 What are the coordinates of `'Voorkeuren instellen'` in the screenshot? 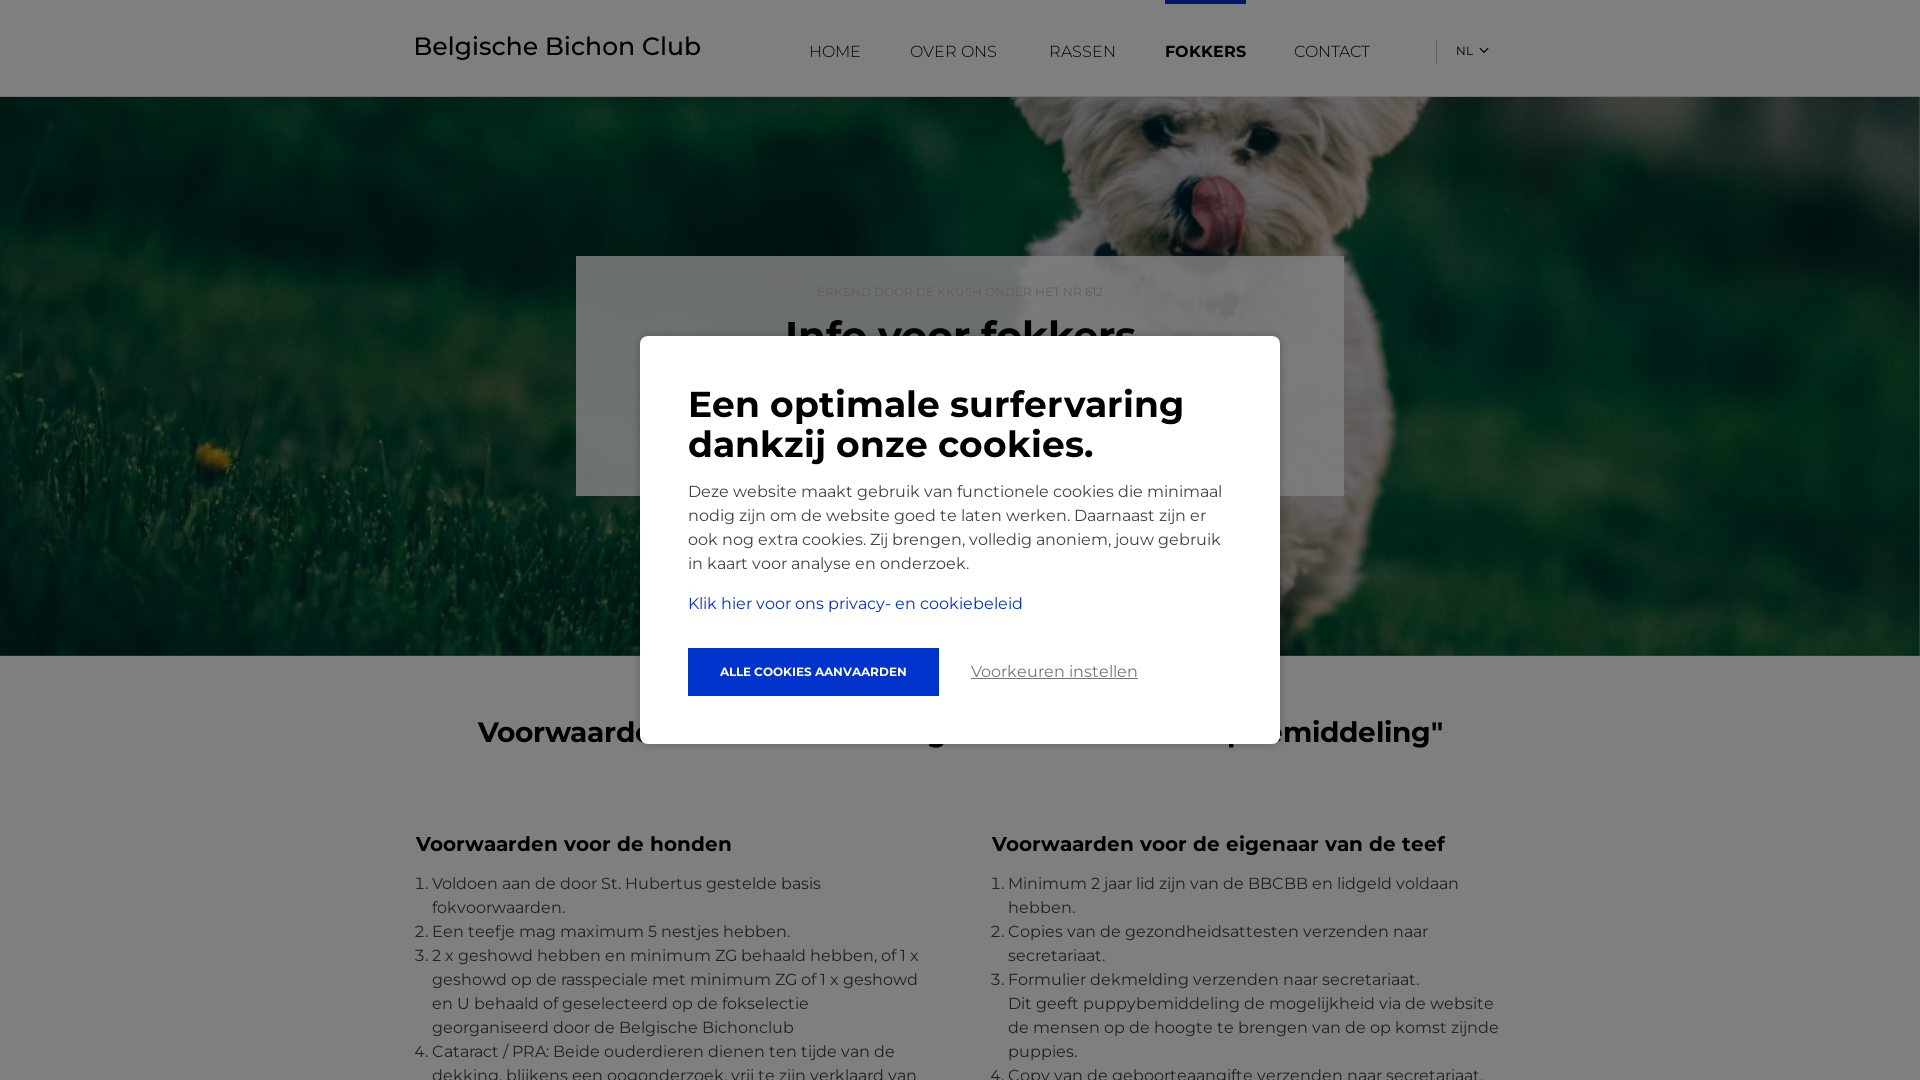 It's located at (1053, 671).